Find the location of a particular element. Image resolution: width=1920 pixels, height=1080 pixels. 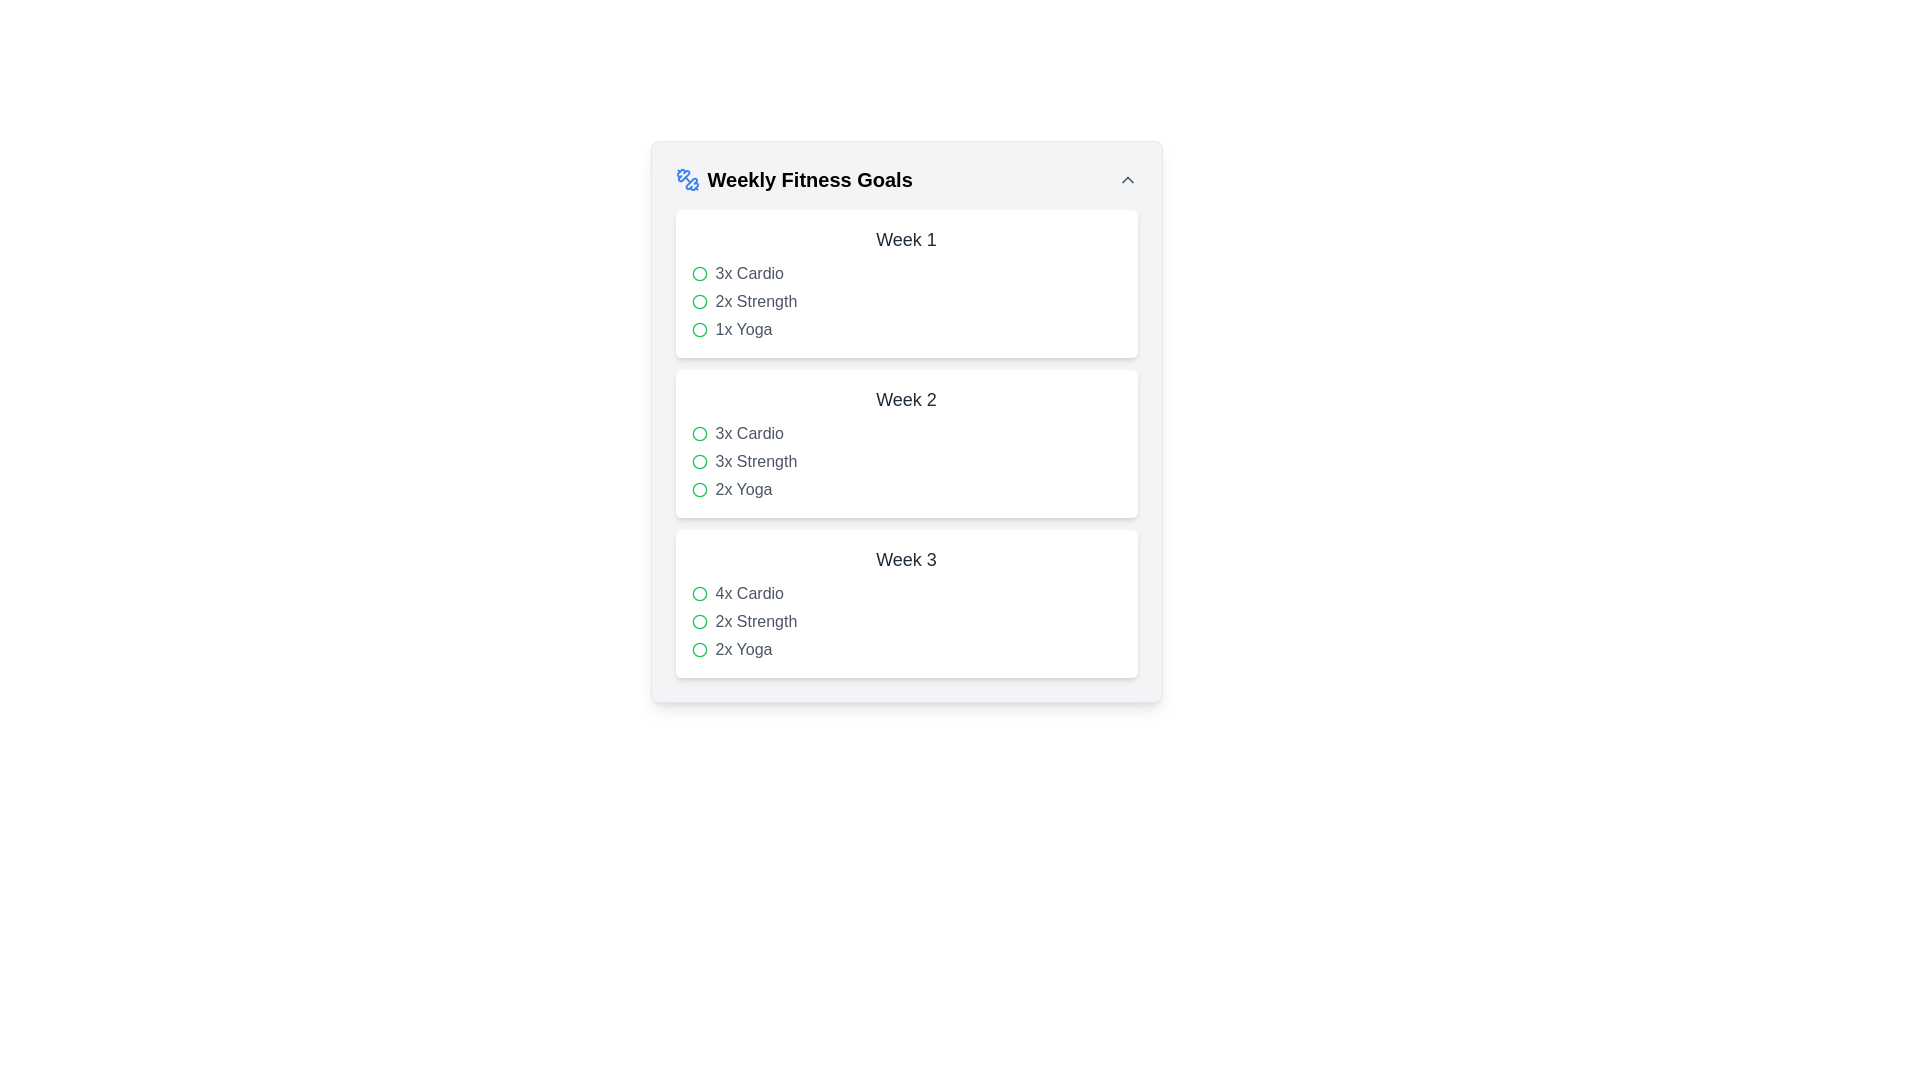

the status of the third circular icon with a green border and red fill located near the '1x Yoga' label in the 'Week 1' section of the 'Weekly Fitness Goals' interface is located at coordinates (699, 329).